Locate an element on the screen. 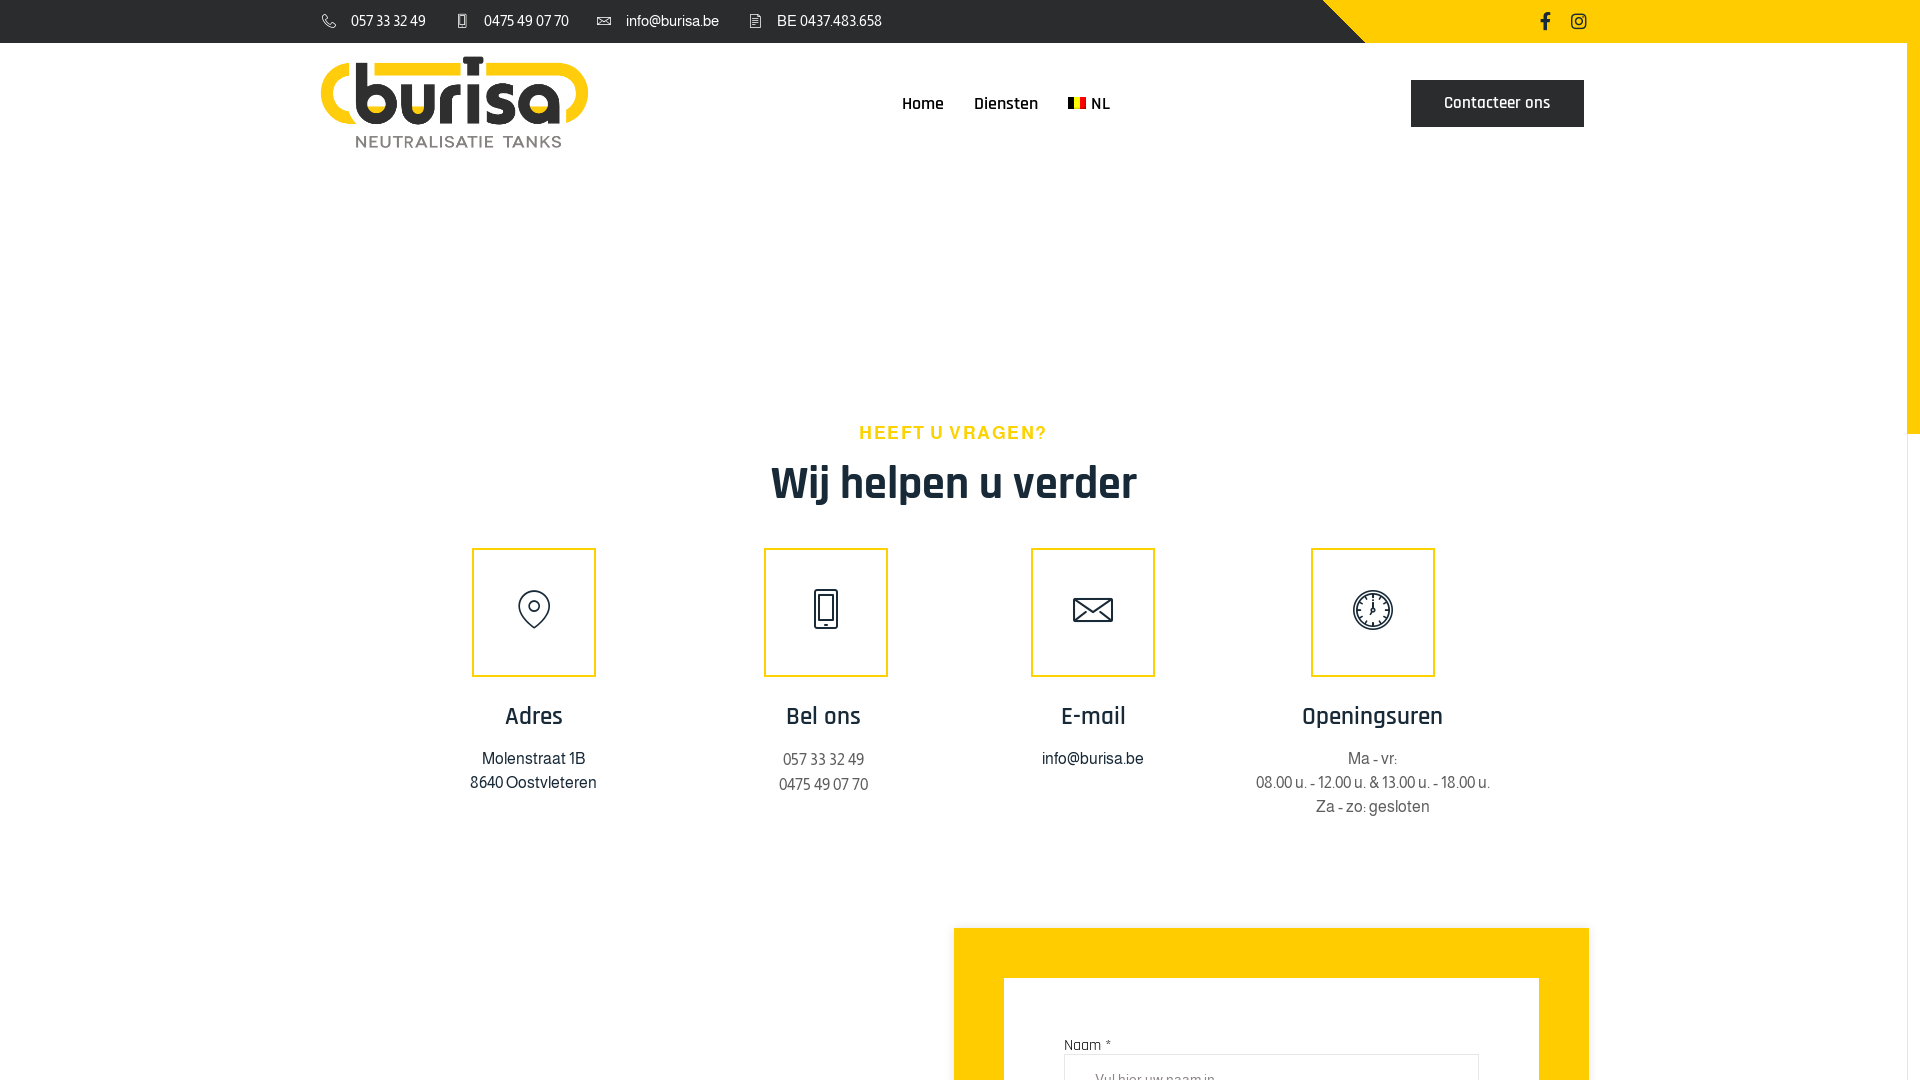 The image size is (1920, 1080). '057 33 32 49' is located at coordinates (371, 21).